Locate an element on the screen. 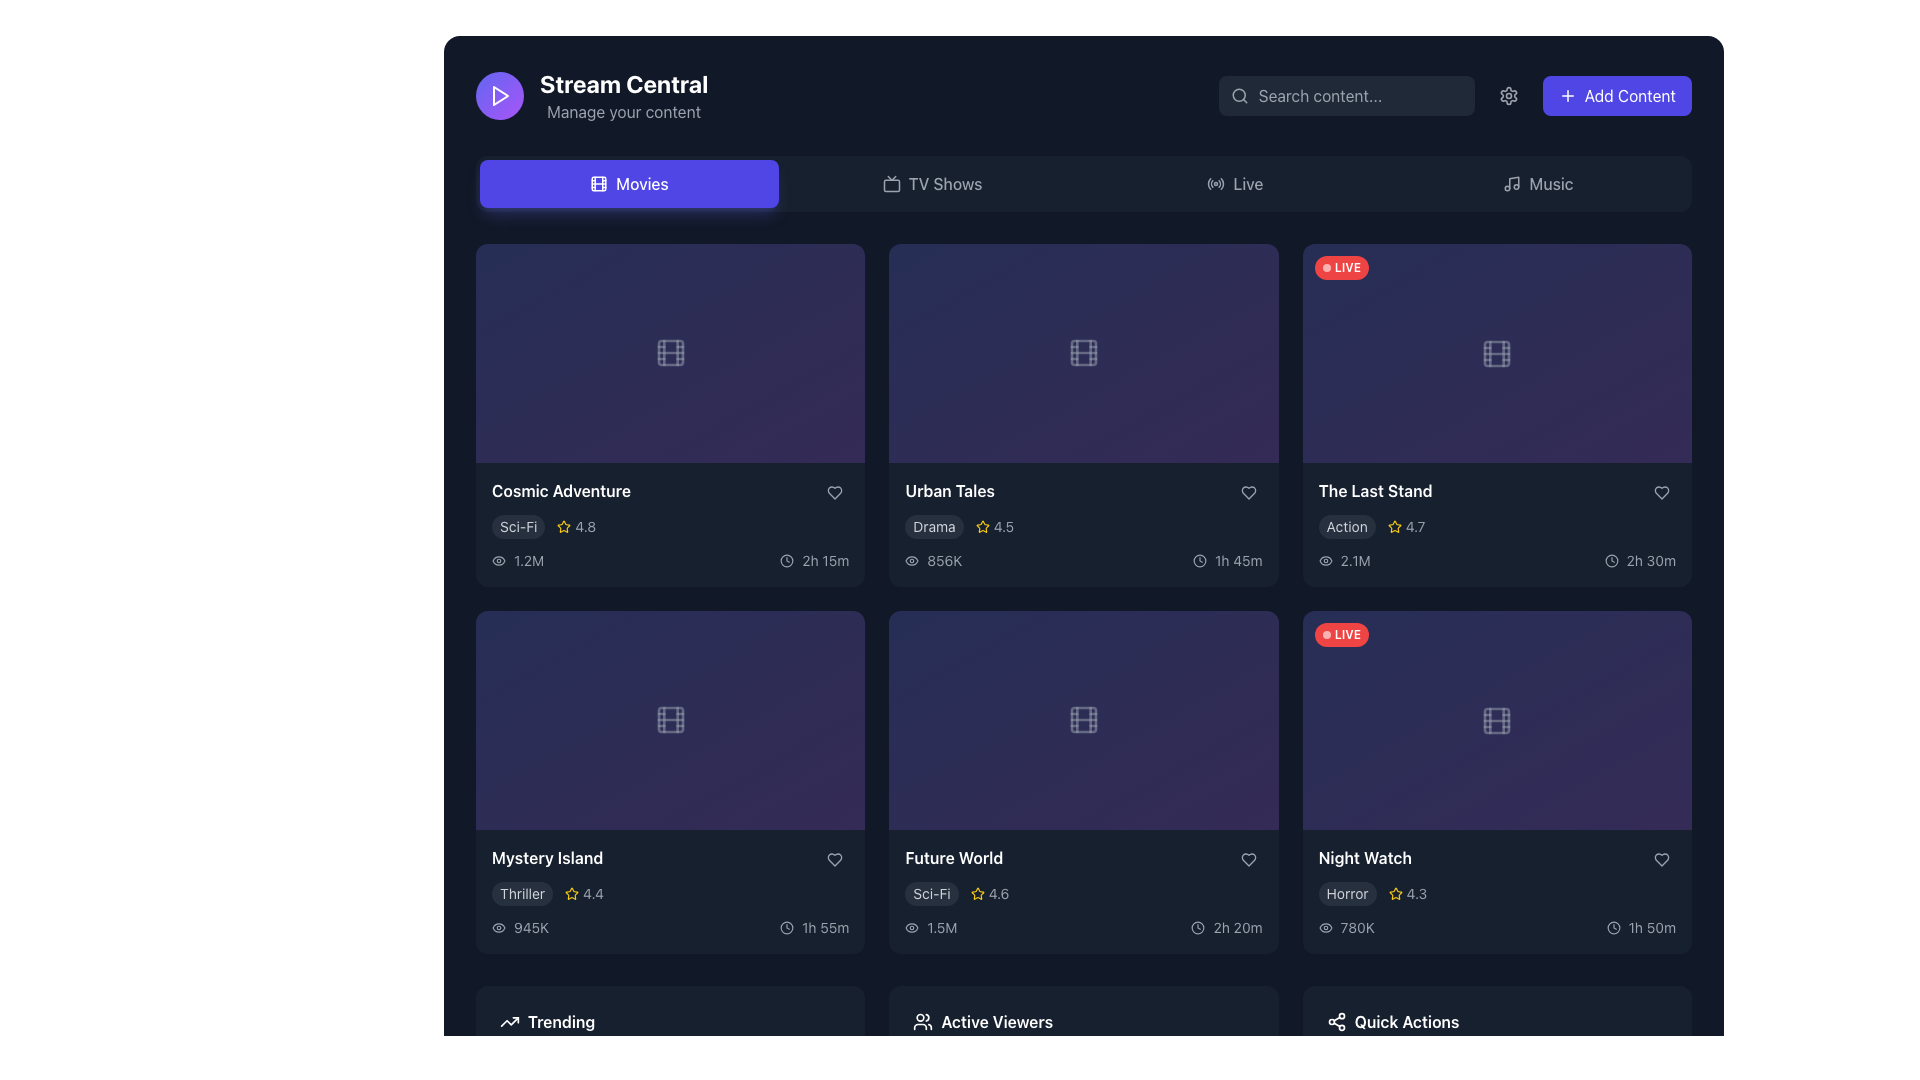  view count label located in the bottom section of the 'Urban Tales' content card, positioned near the center column and to the right of the eye icon, to understand the content's popularity is located at coordinates (943, 560).